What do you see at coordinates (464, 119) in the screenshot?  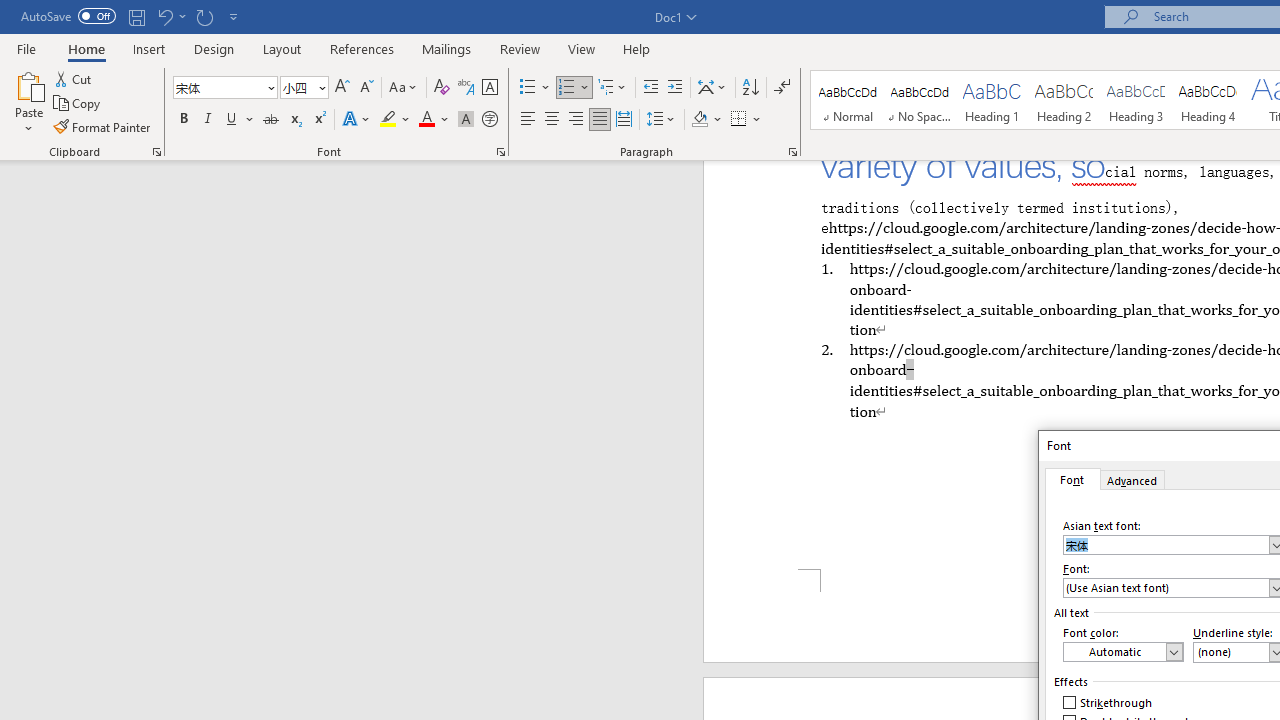 I see `'Character Shading'` at bounding box center [464, 119].